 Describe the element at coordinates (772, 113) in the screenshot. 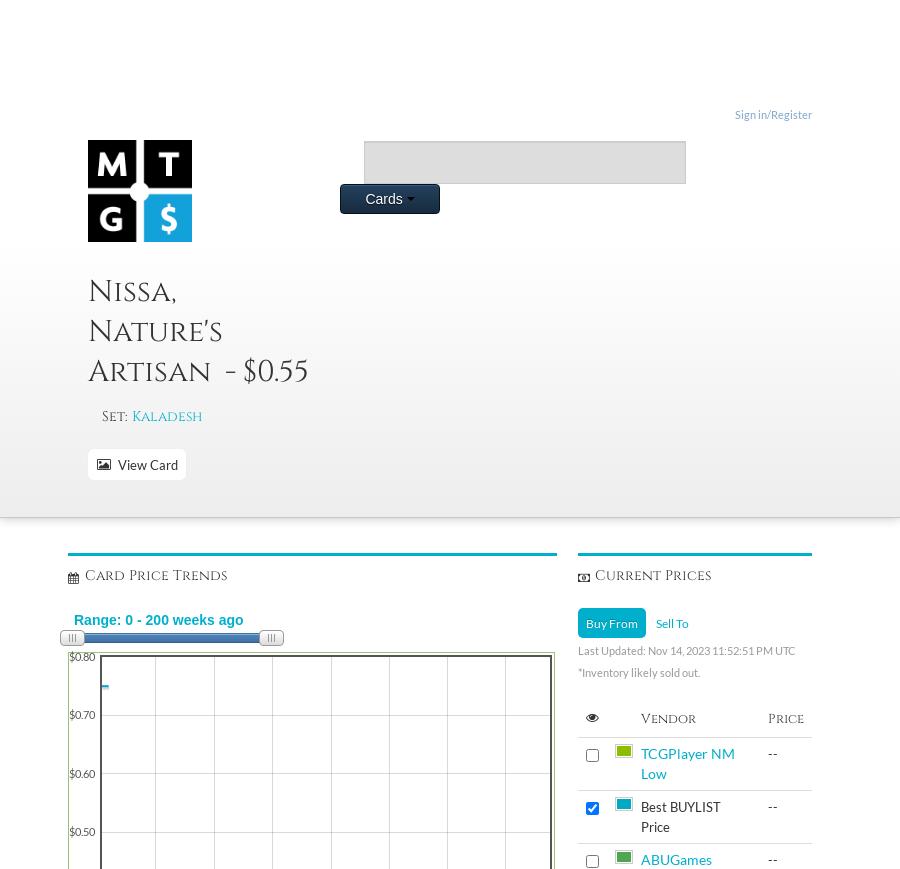

I see `'Sign in/Register'` at that location.